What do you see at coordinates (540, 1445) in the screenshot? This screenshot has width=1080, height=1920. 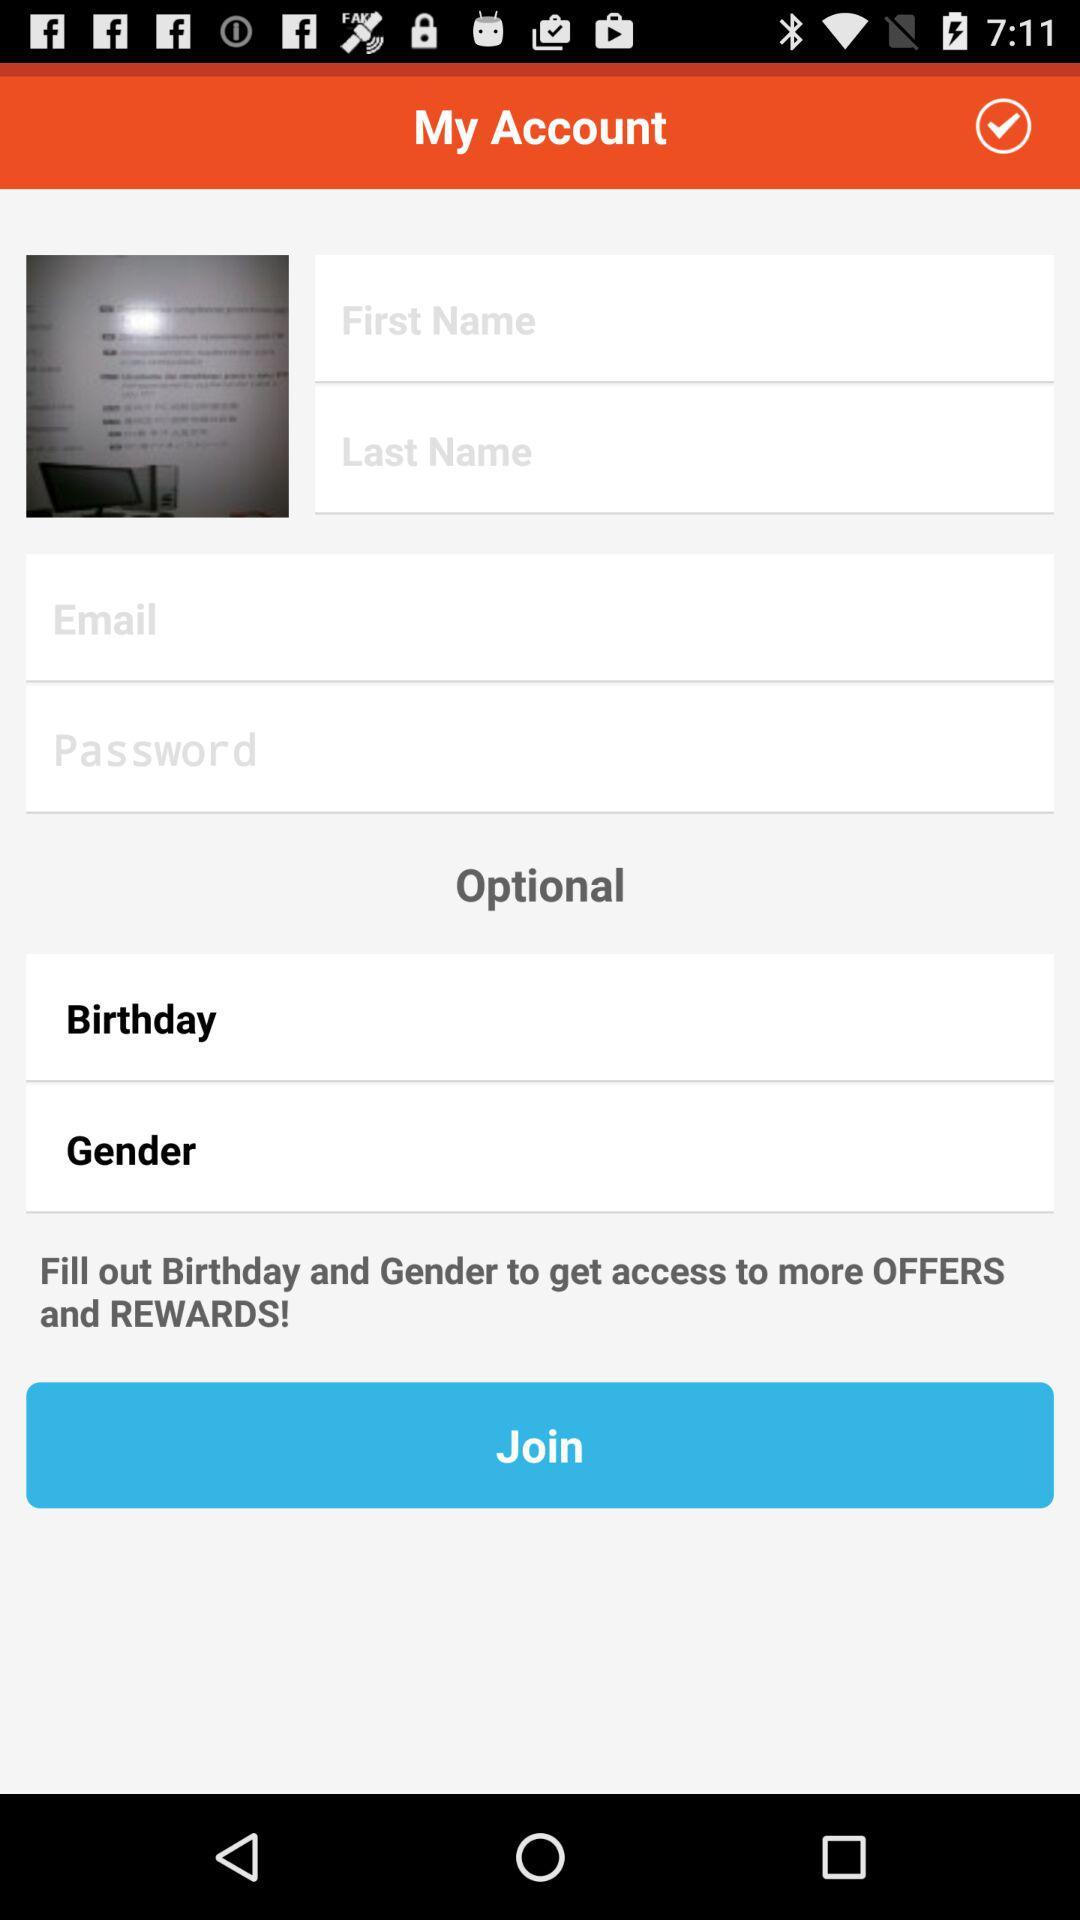 I see `the app below the fill out birthday app` at bounding box center [540, 1445].